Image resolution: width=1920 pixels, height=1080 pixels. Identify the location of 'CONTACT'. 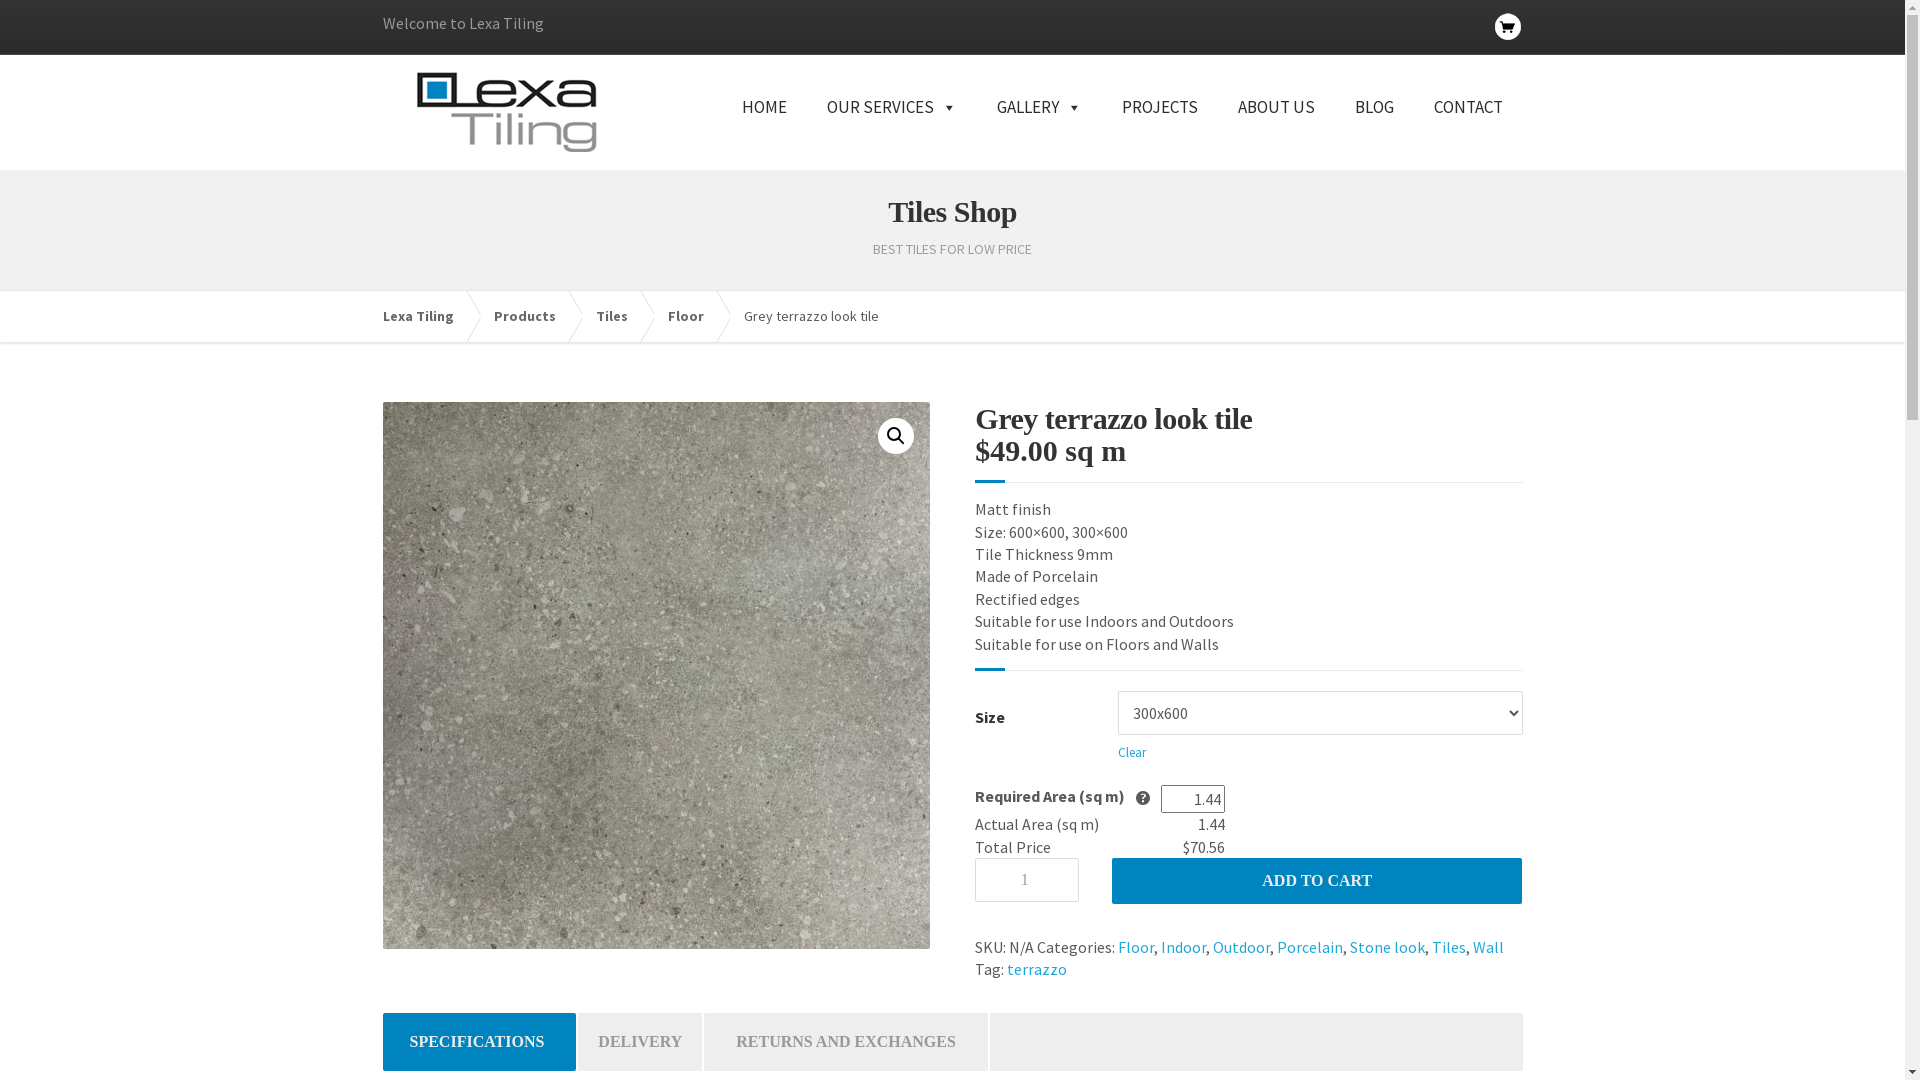
(1468, 130).